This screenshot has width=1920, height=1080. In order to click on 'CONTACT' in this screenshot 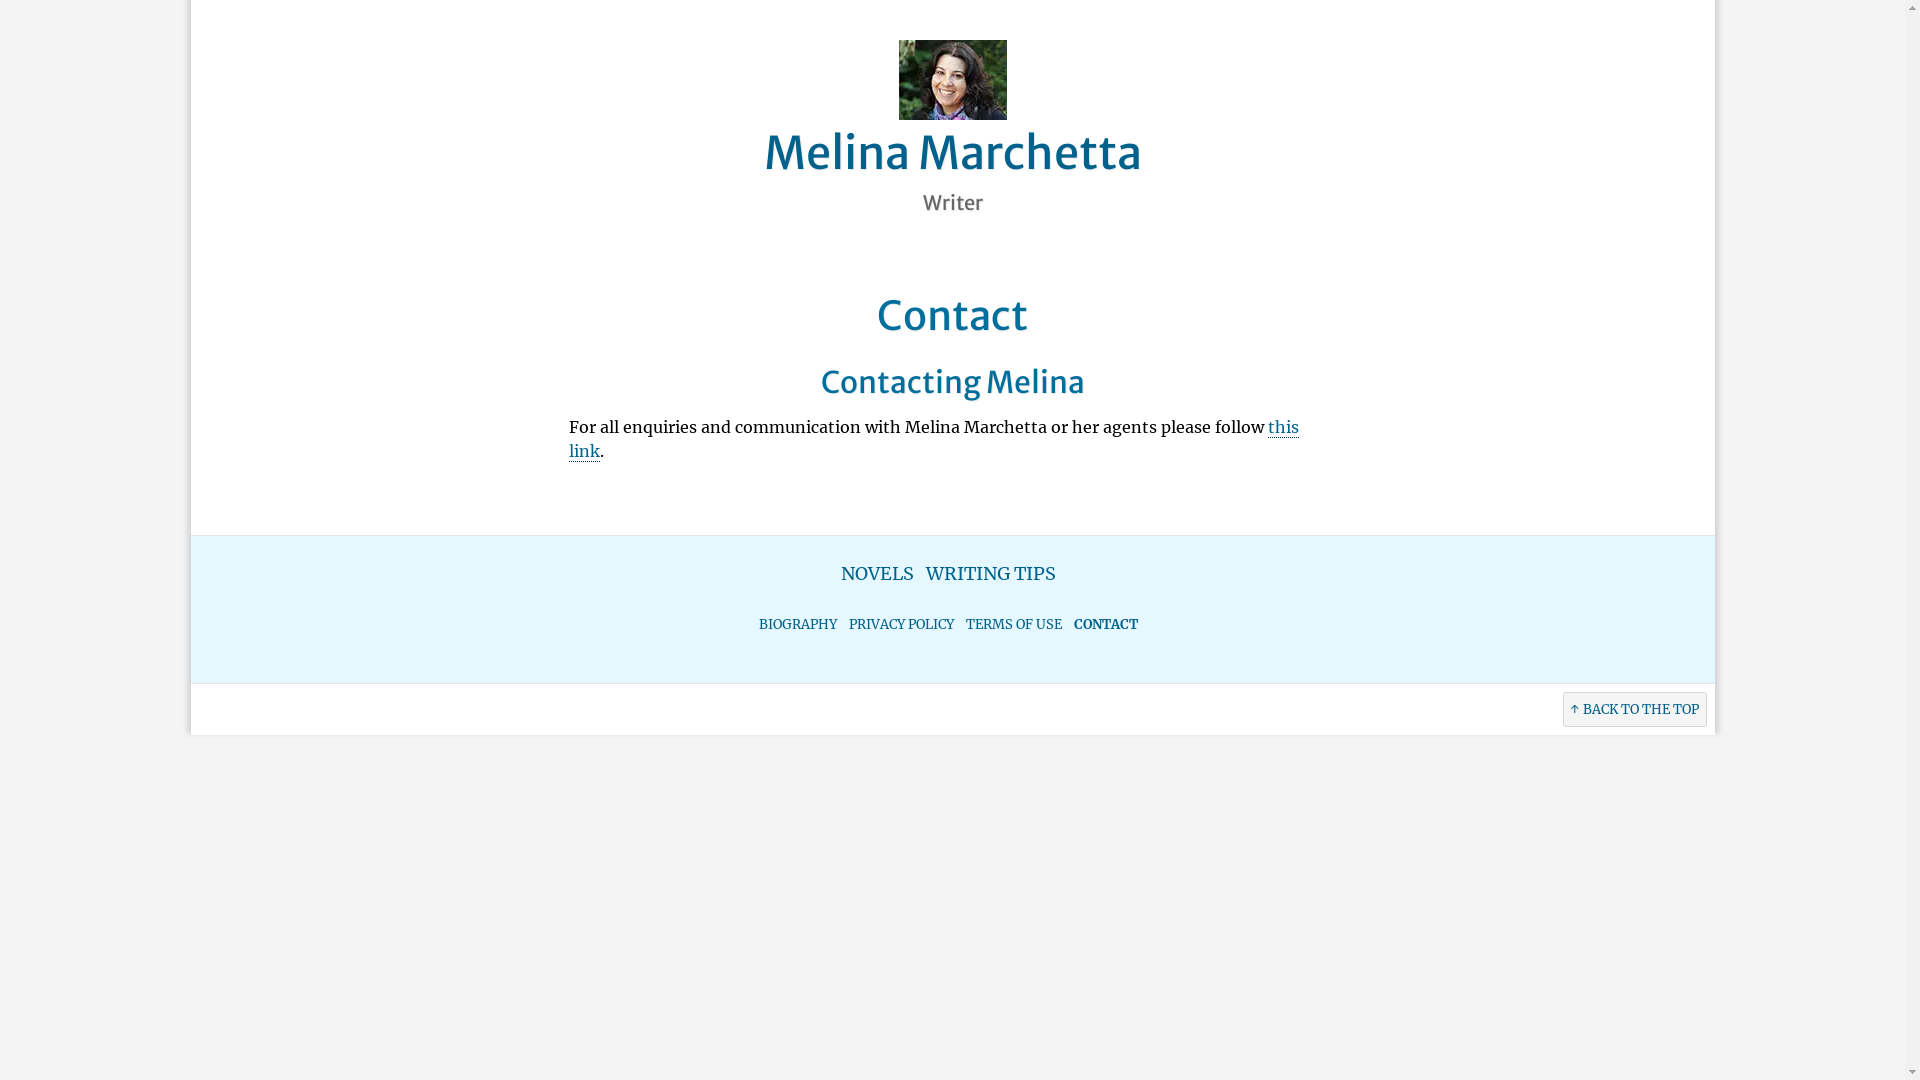, I will do `click(1104, 623)`.